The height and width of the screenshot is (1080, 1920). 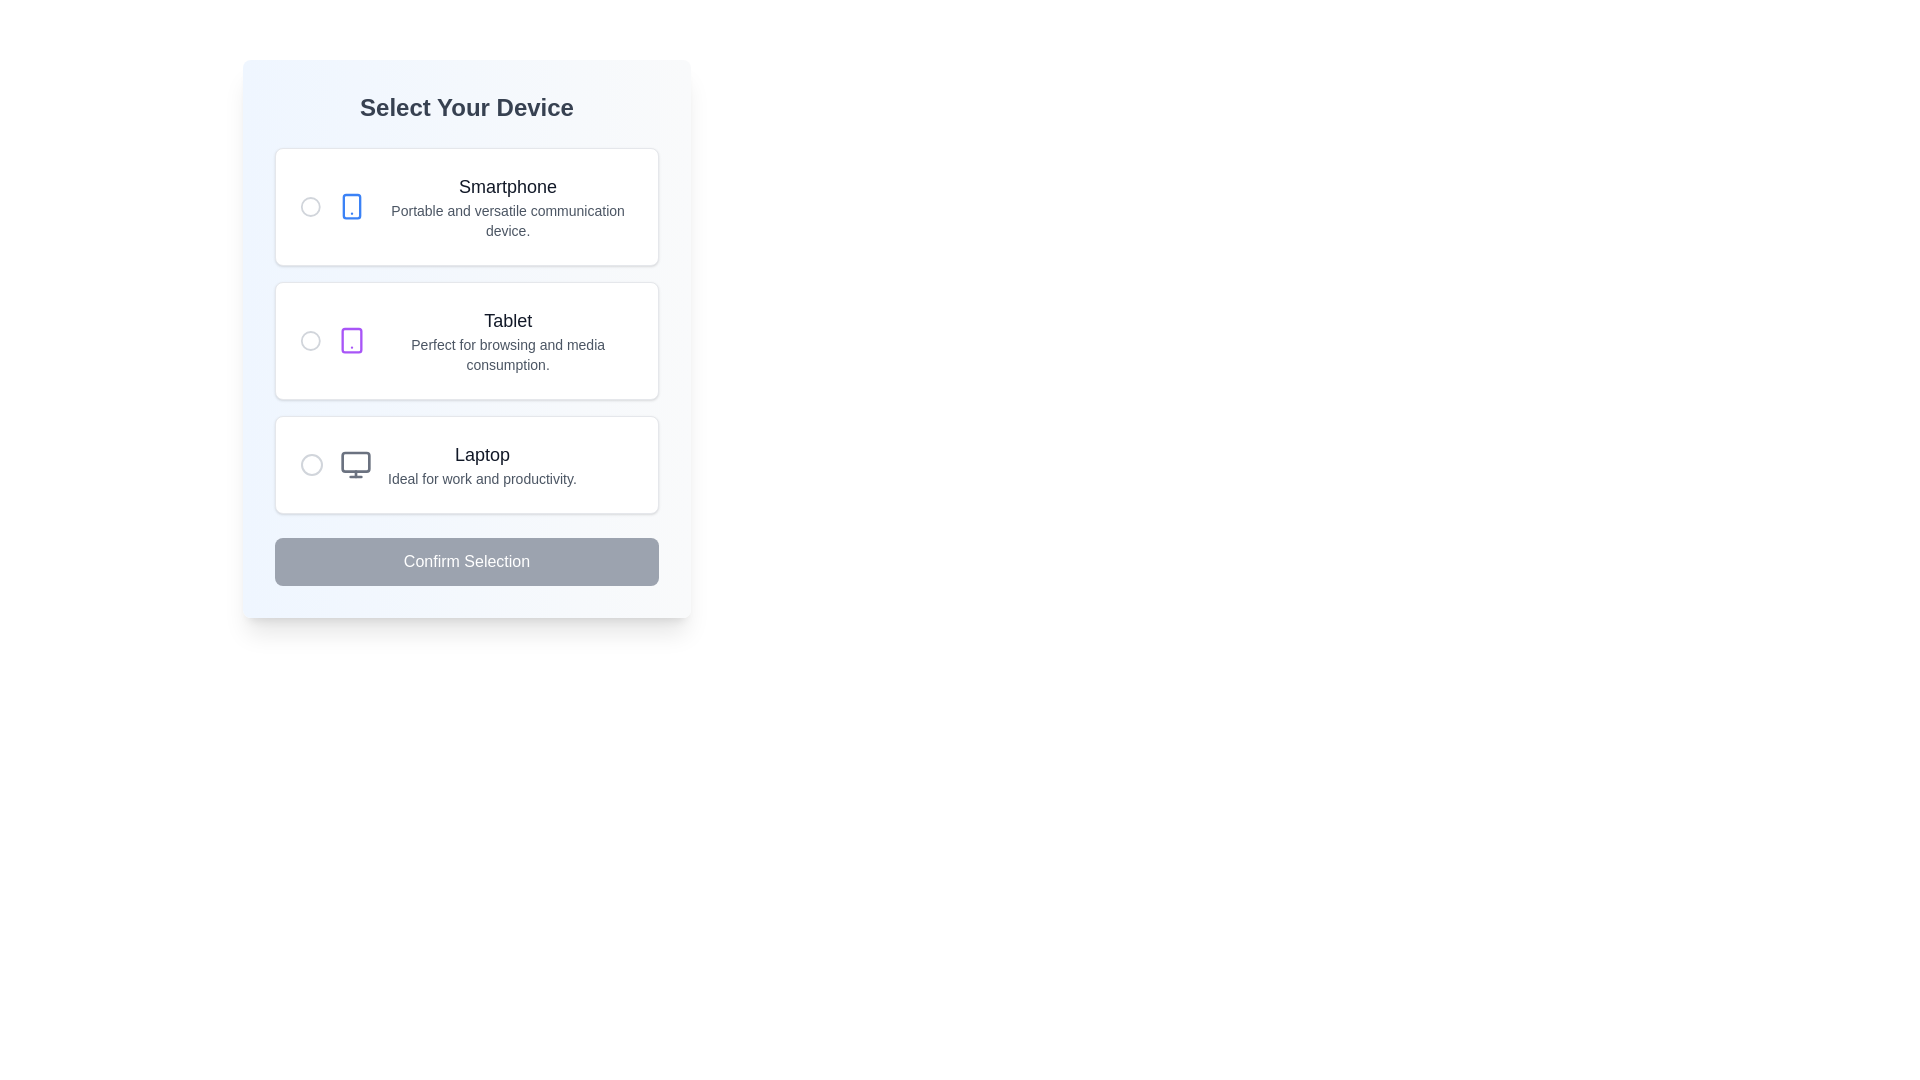 What do you see at coordinates (508, 353) in the screenshot?
I see `the text label that reads 'Perfect for browsing and media consumption.' which is located beneath the title 'Tablet' in the middle selection group of the interface` at bounding box center [508, 353].